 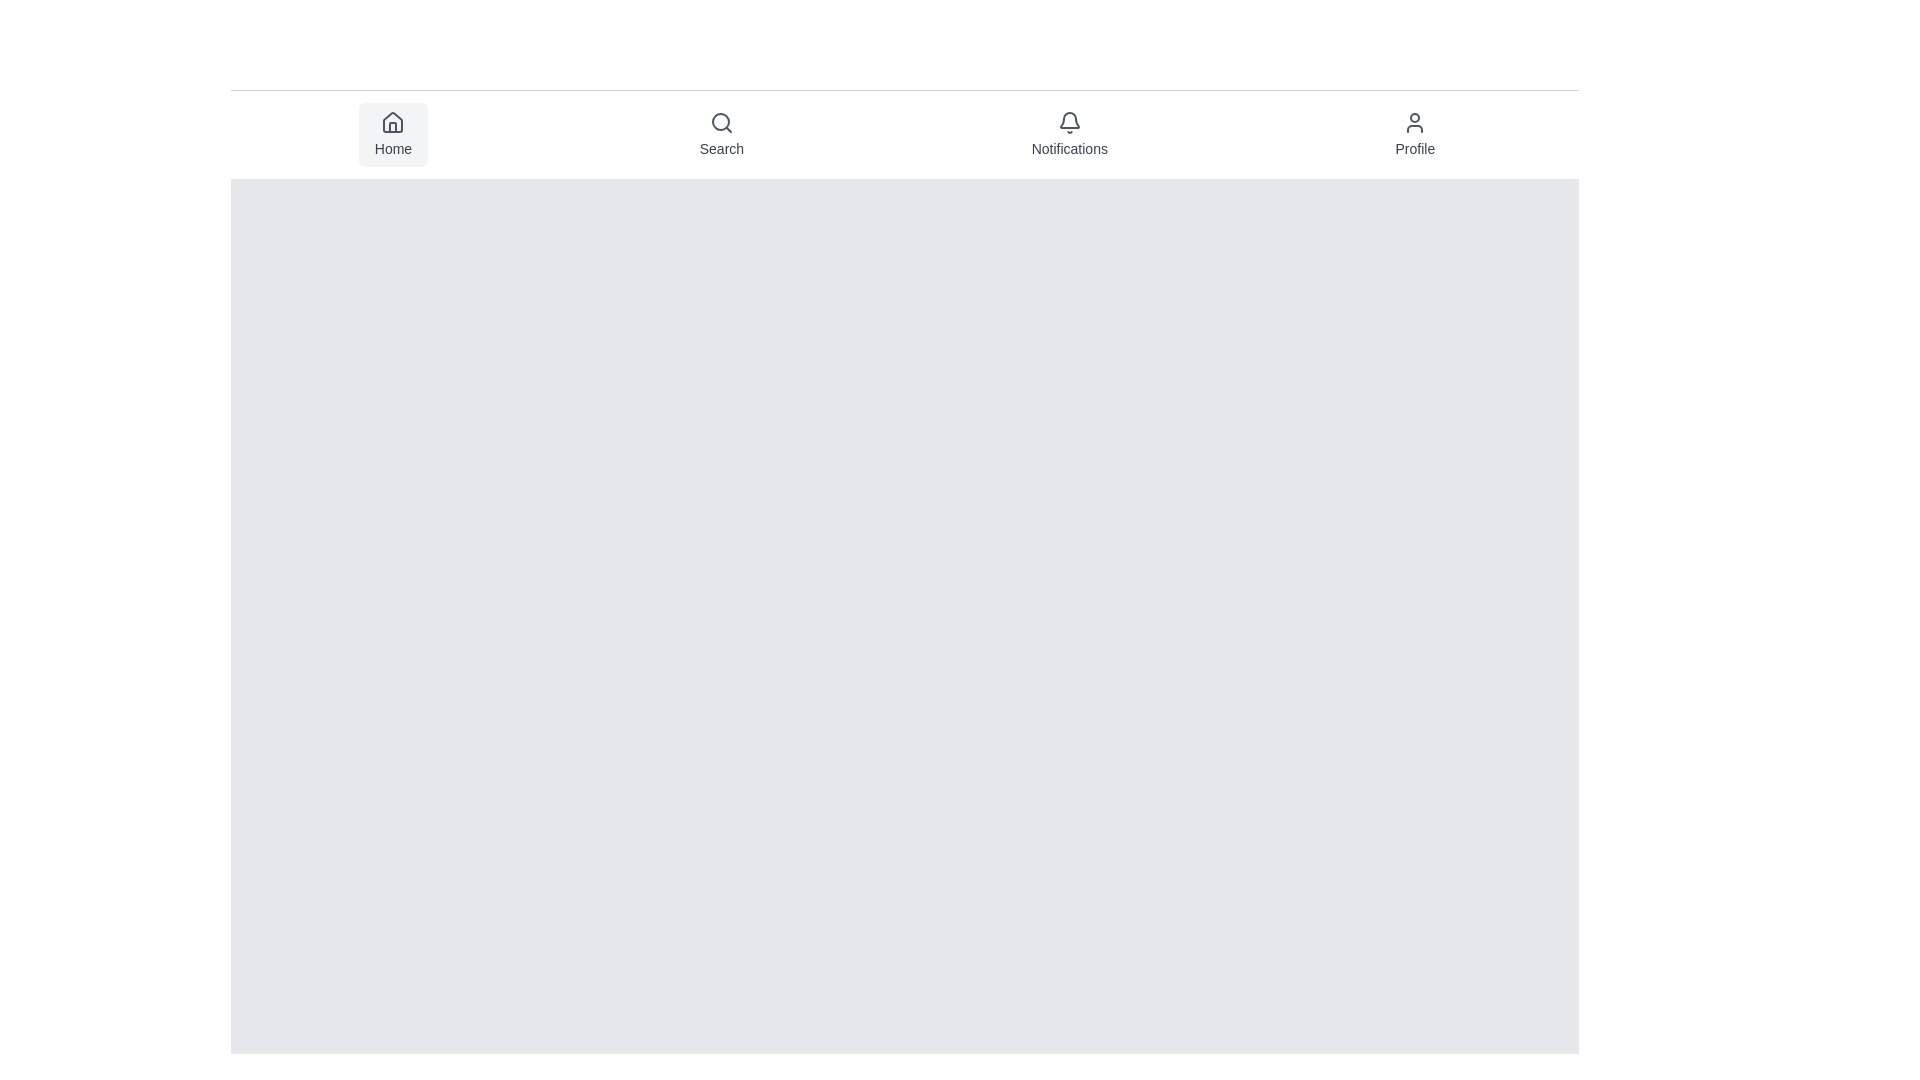 What do you see at coordinates (1414, 148) in the screenshot?
I see `the 'Profile' text label, which is a gray text label located beneath the user icon in the navigation bar` at bounding box center [1414, 148].